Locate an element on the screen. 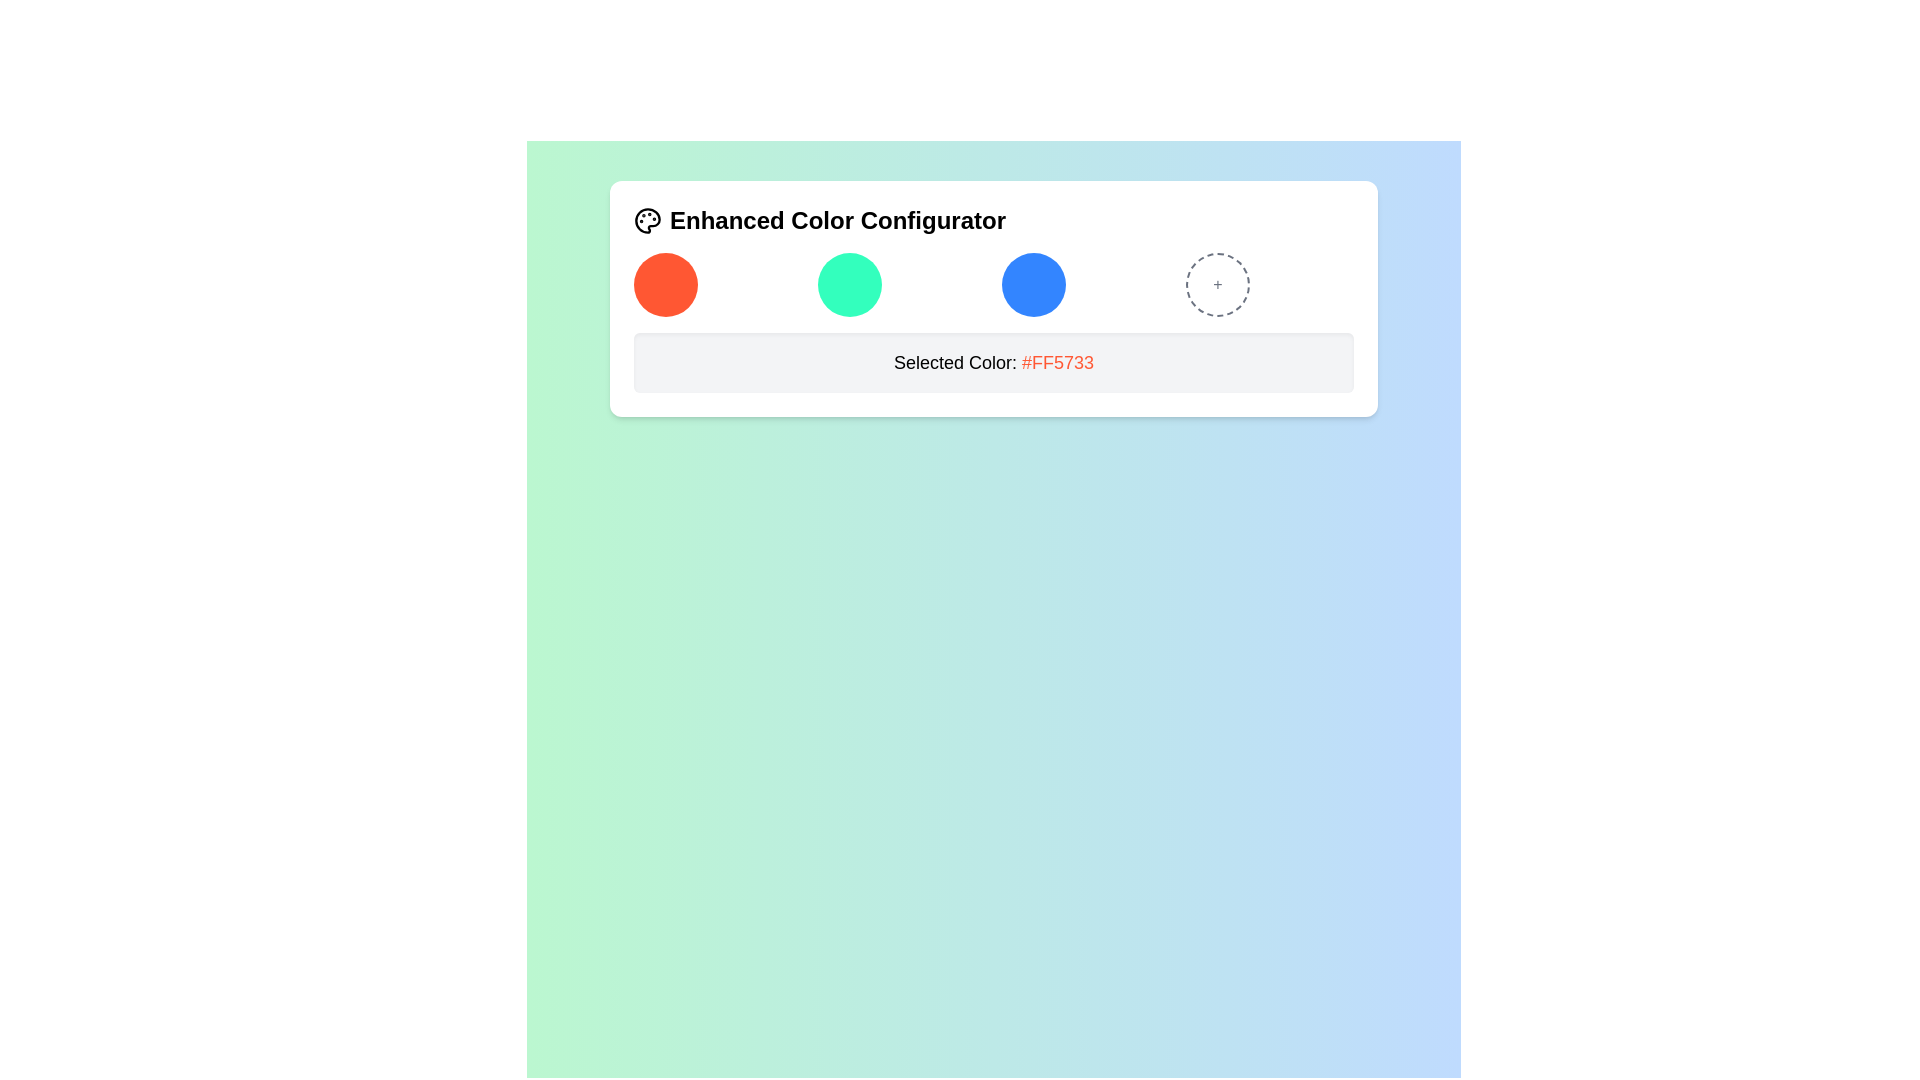 Image resolution: width=1920 pixels, height=1080 pixels. the blue color selection button, which is the third circular button in a horizontal row, located between a green button and a dashed-outline circle is located at coordinates (1033, 285).